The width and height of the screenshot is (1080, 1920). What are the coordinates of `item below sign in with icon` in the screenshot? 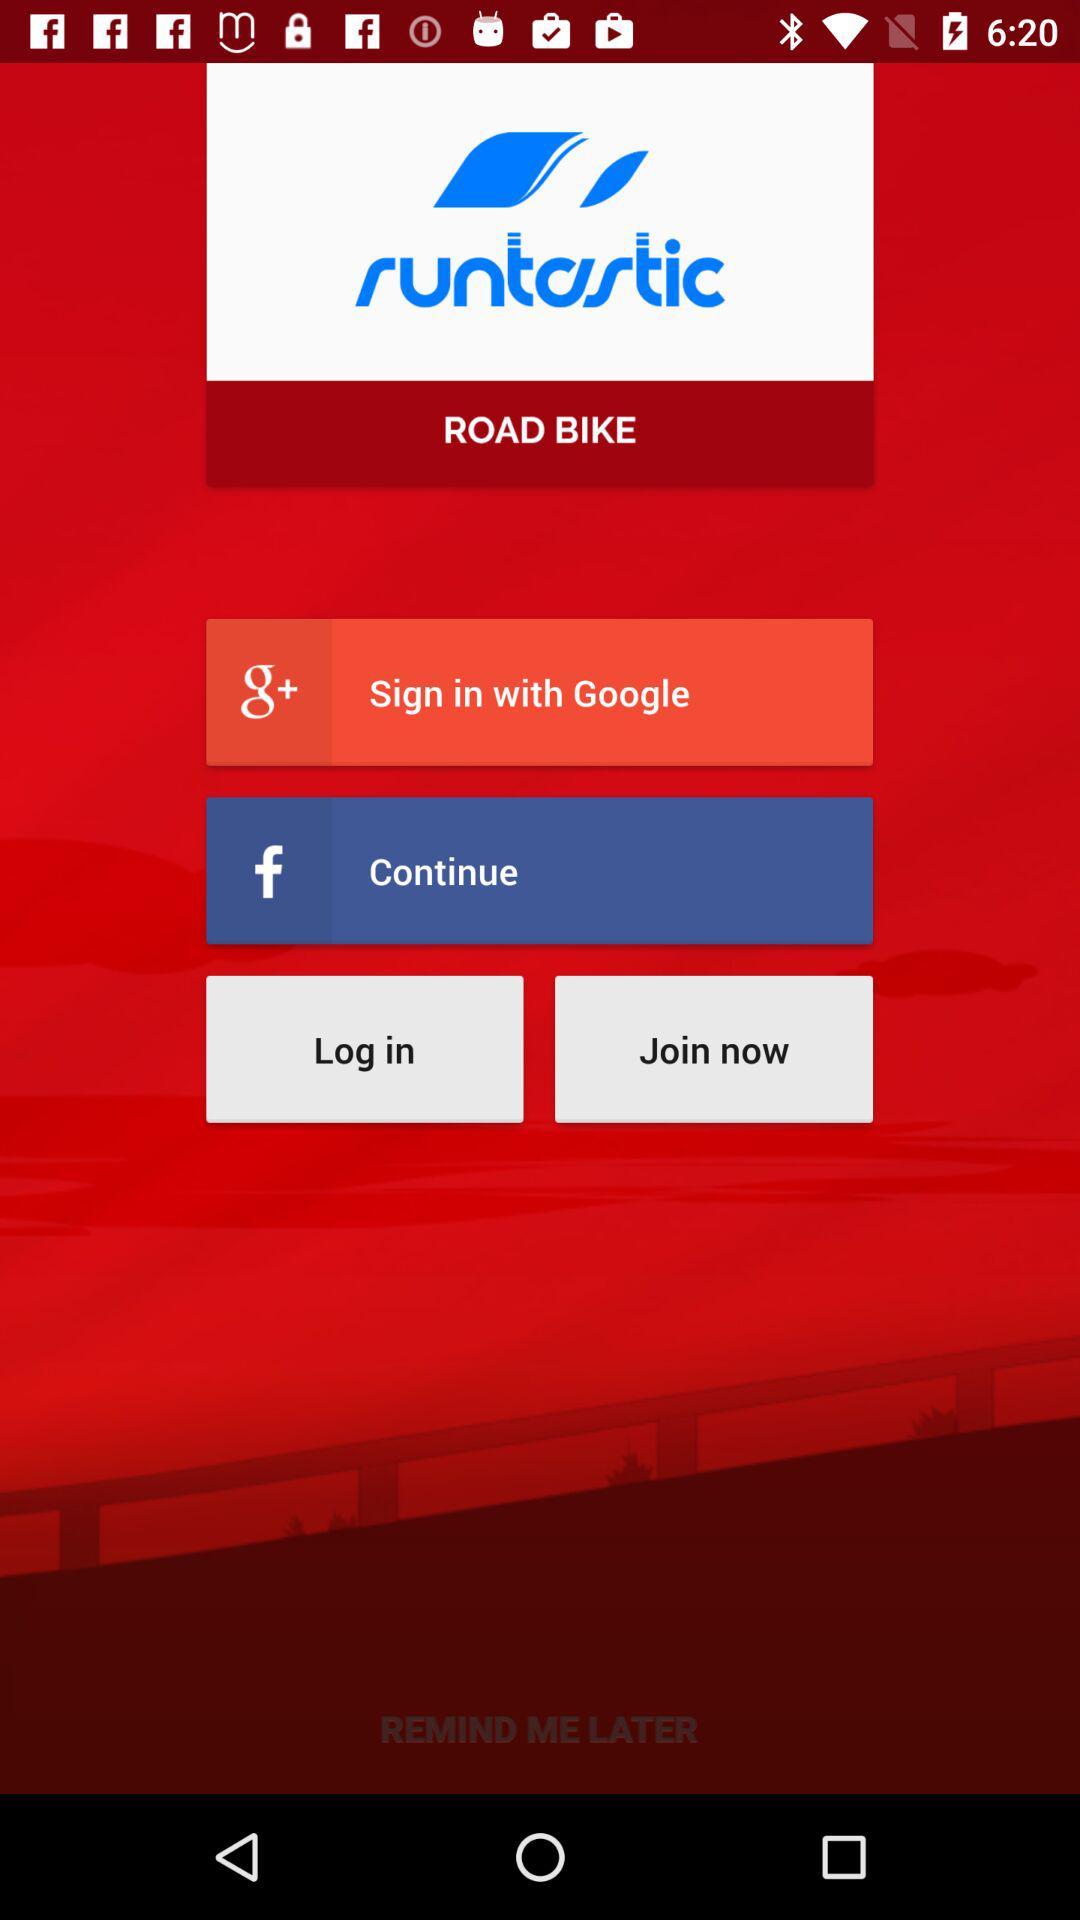 It's located at (538, 870).